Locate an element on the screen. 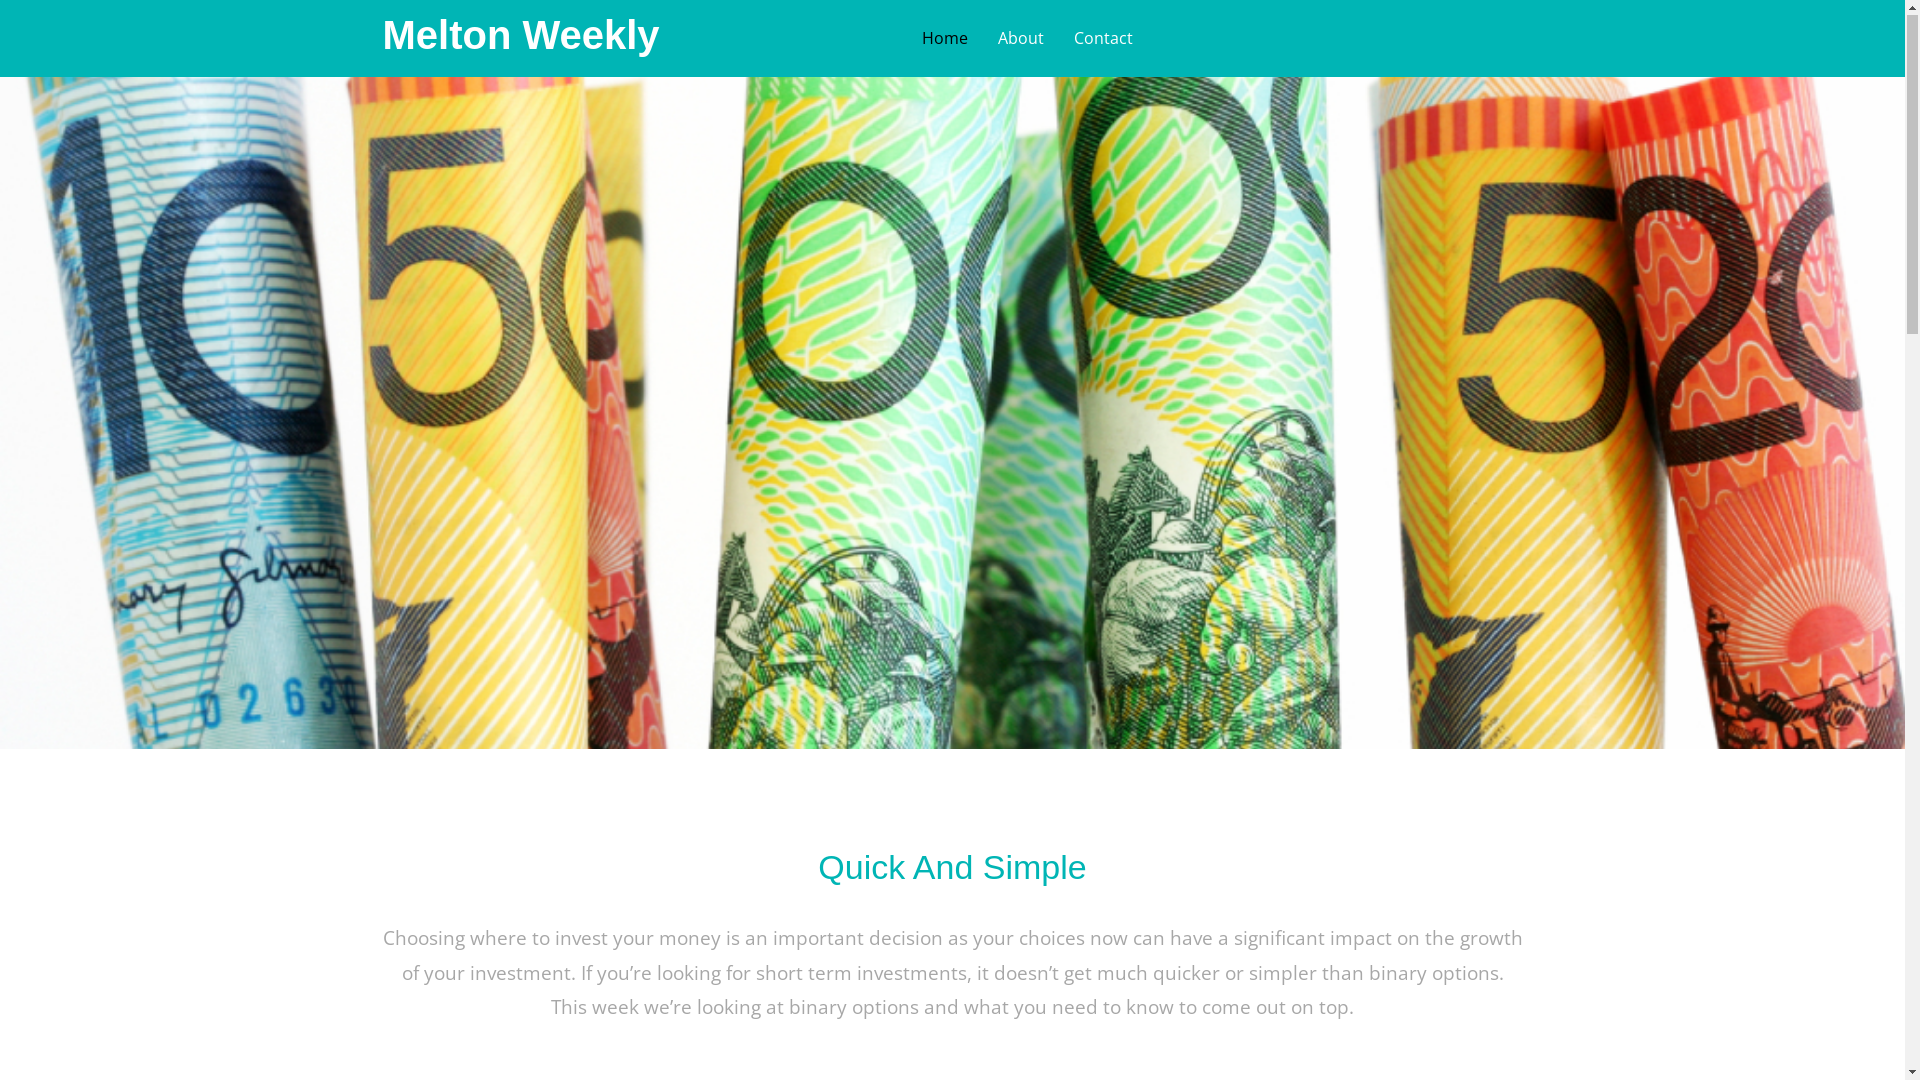  'Contact' is located at coordinates (1102, 38).